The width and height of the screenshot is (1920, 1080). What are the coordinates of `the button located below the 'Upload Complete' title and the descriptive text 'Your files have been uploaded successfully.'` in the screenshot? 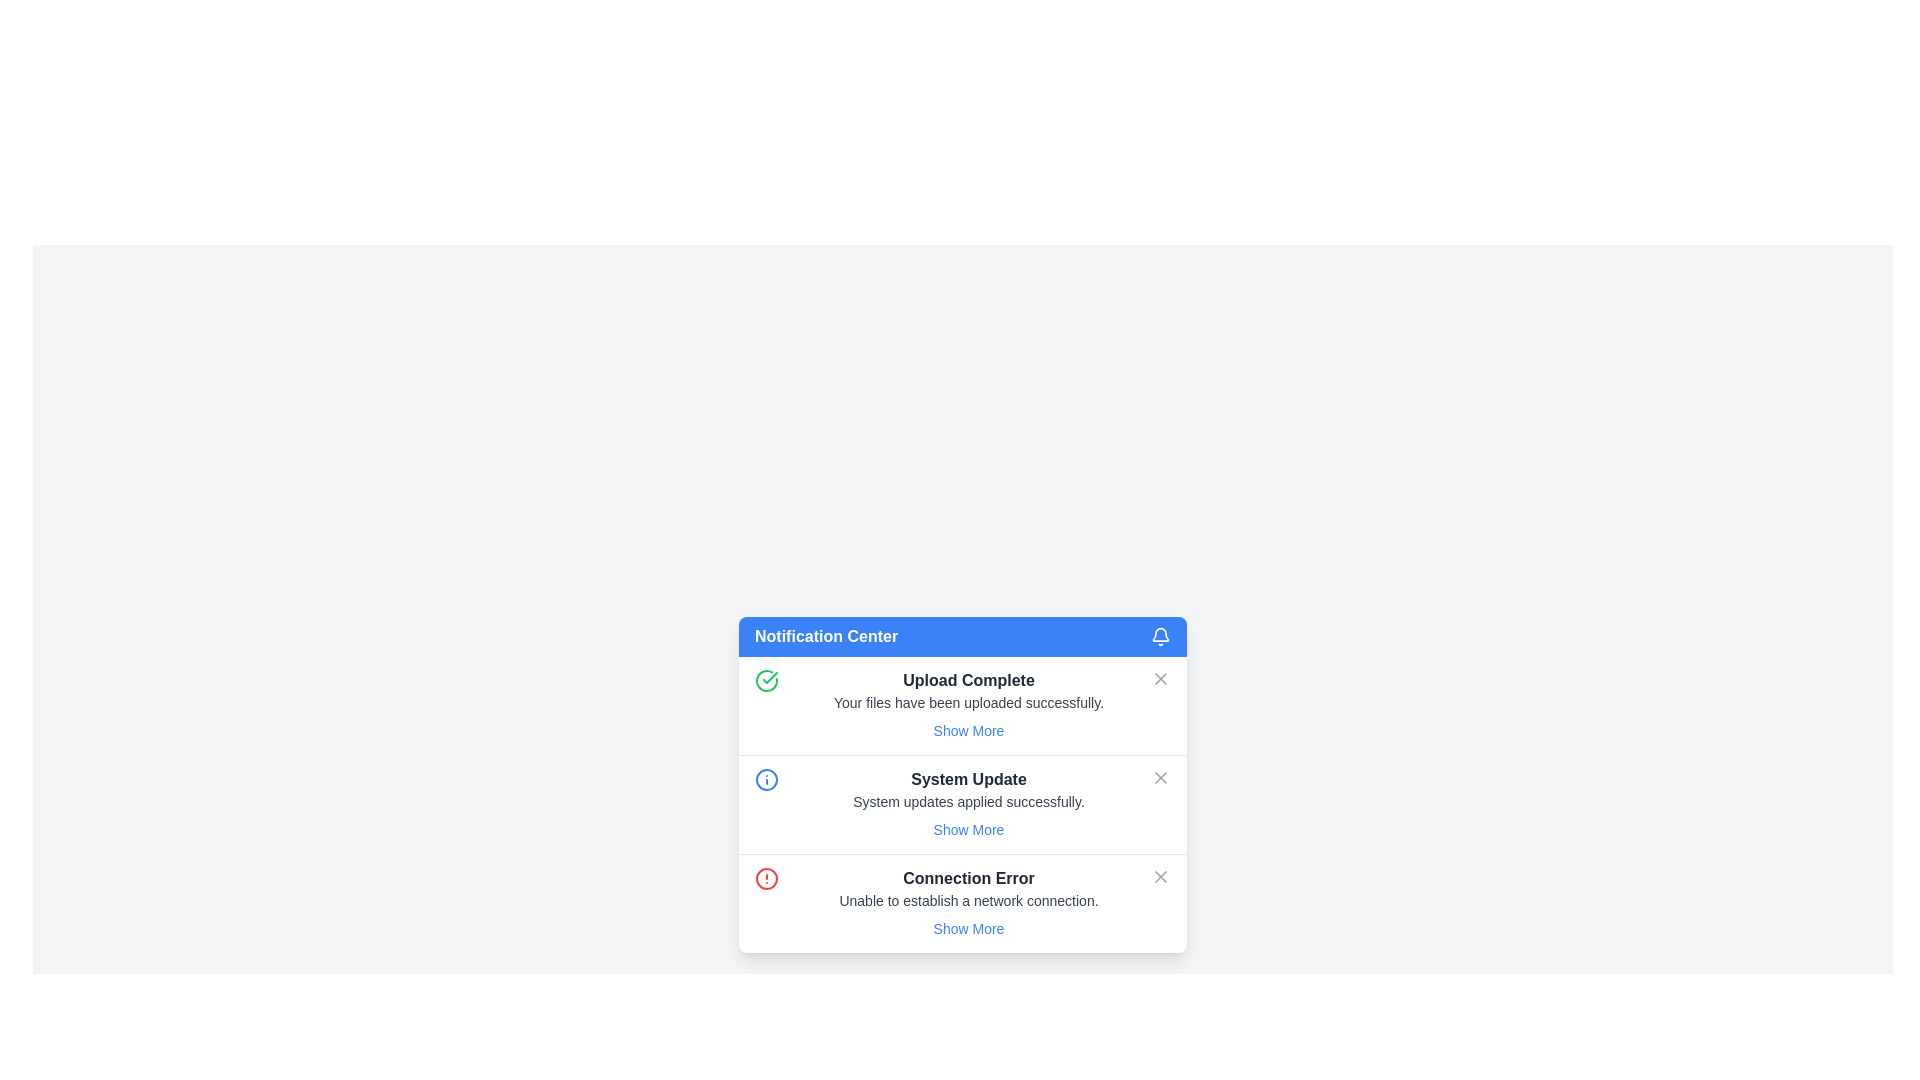 It's located at (969, 731).